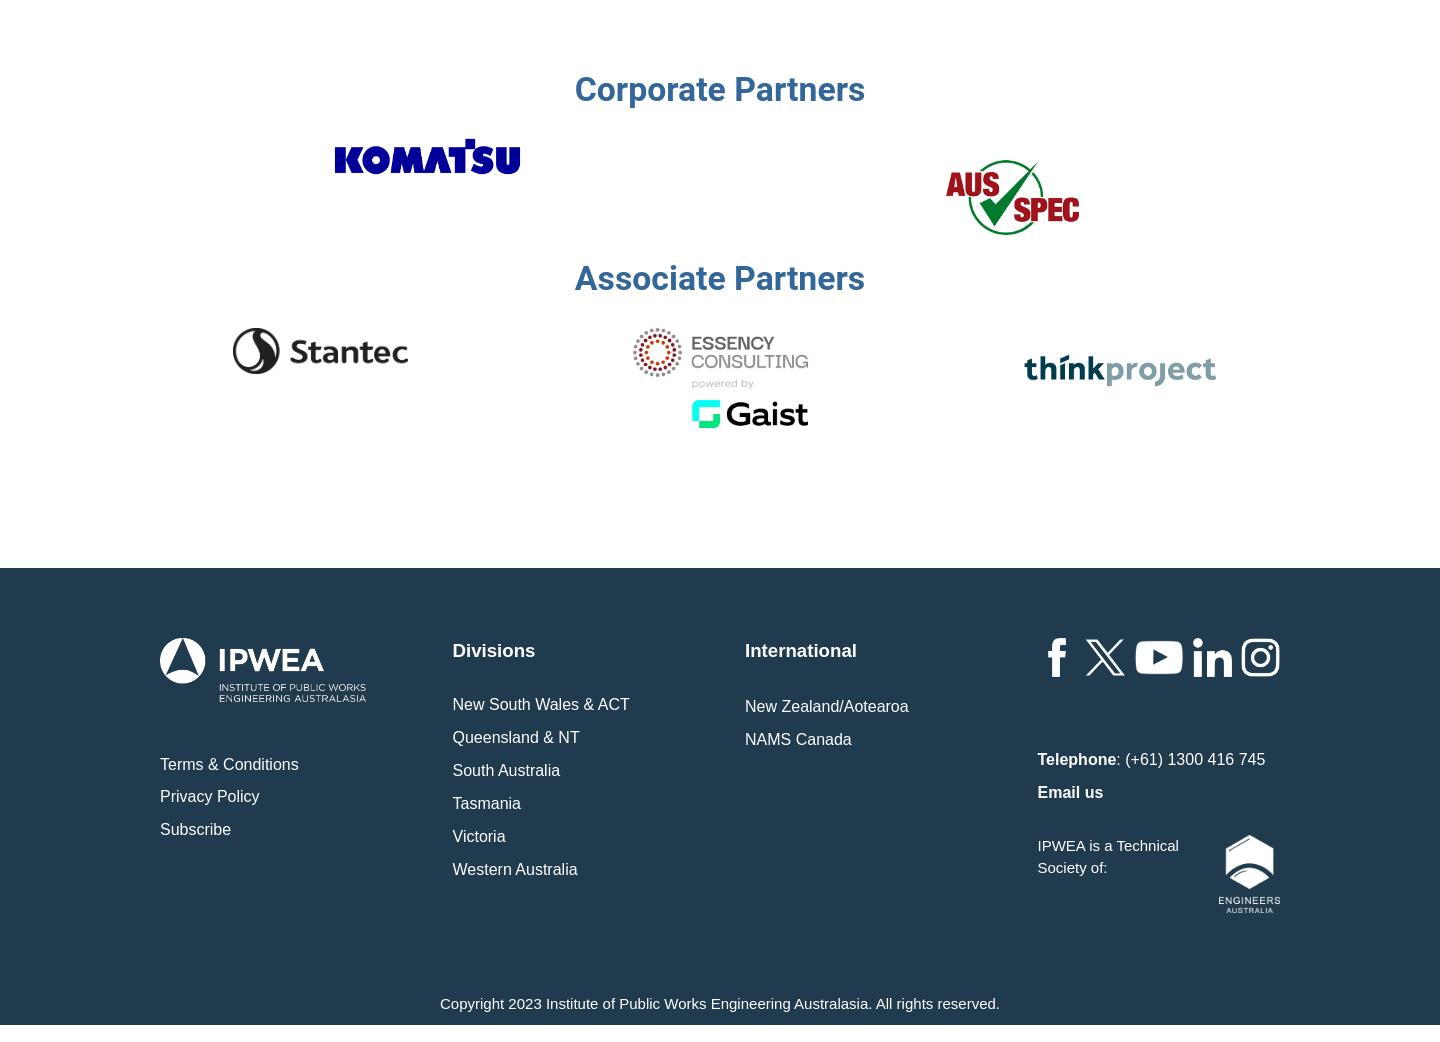 The image size is (1440, 1042). I want to click on 'Associate Partners', so click(719, 278).